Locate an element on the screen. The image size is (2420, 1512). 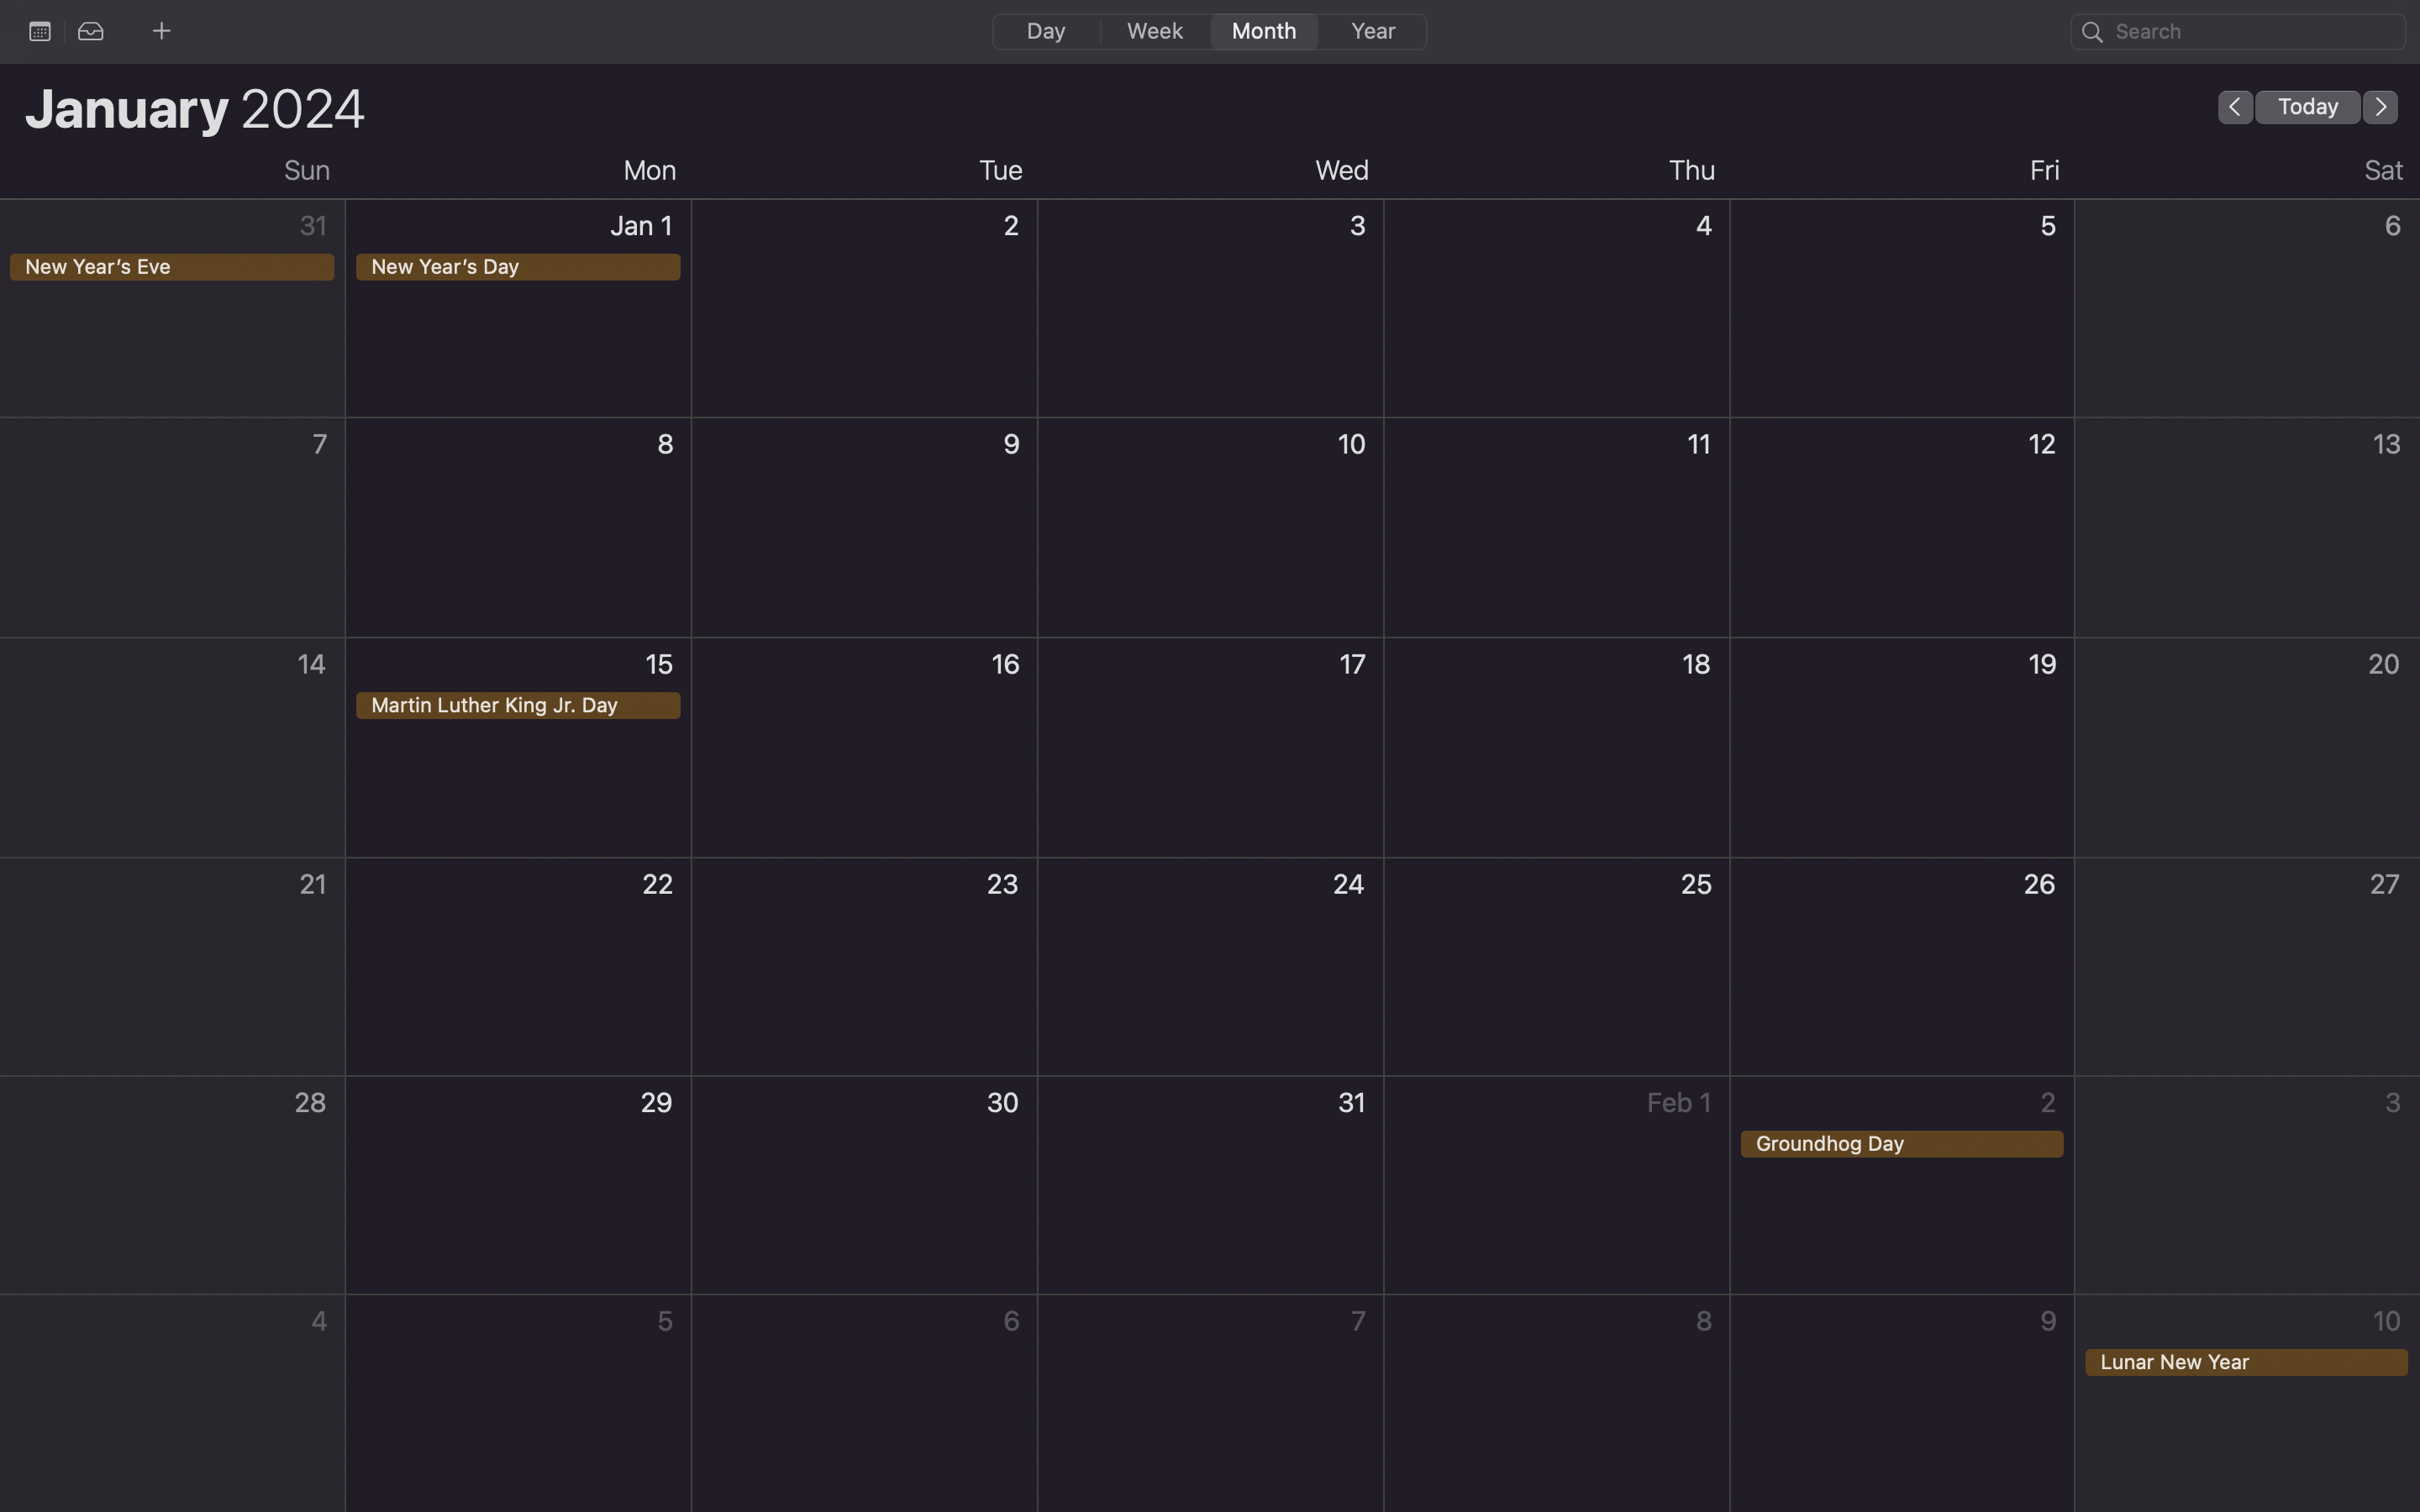
Change the calendar display to be yearly format is located at coordinates (1370, 30).